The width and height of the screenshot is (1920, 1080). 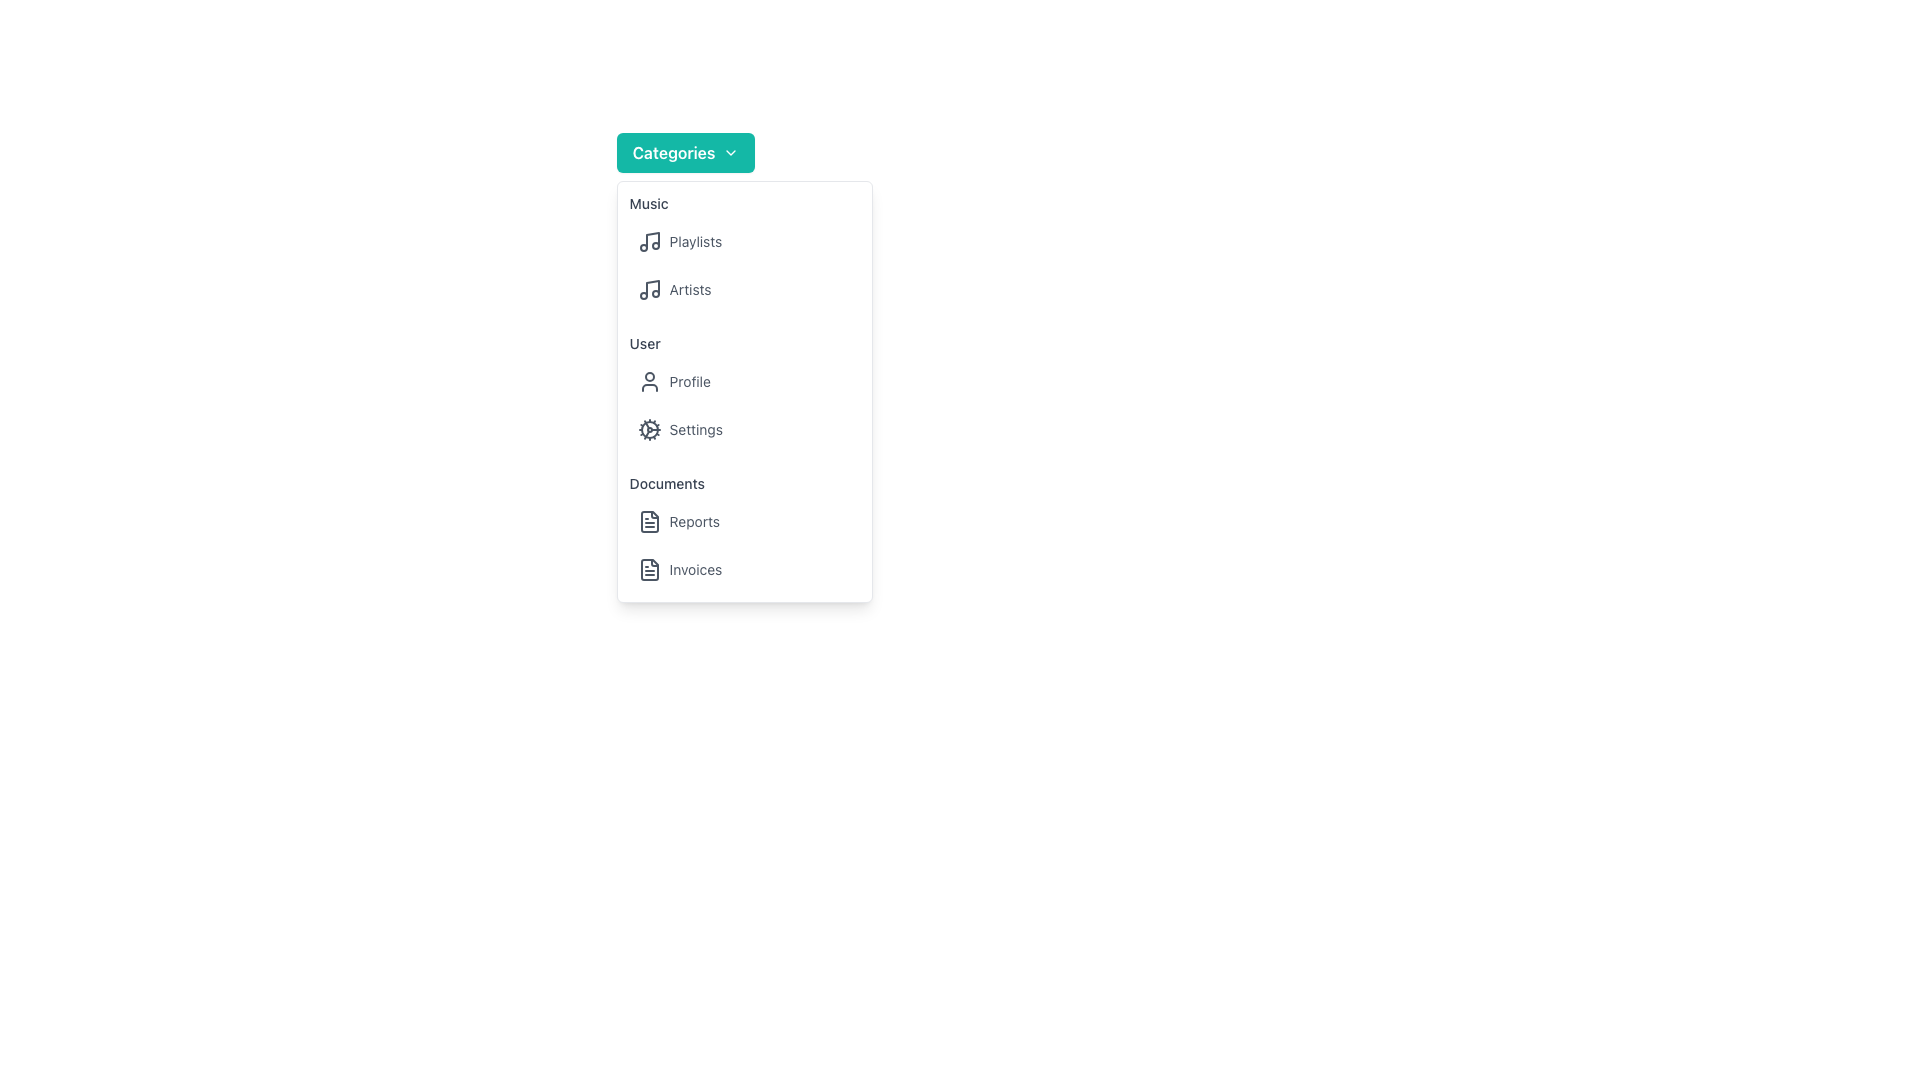 I want to click on the cogwheel icon located within the 'Settings' menu option in the vertical dropdown menu, so click(x=649, y=428).